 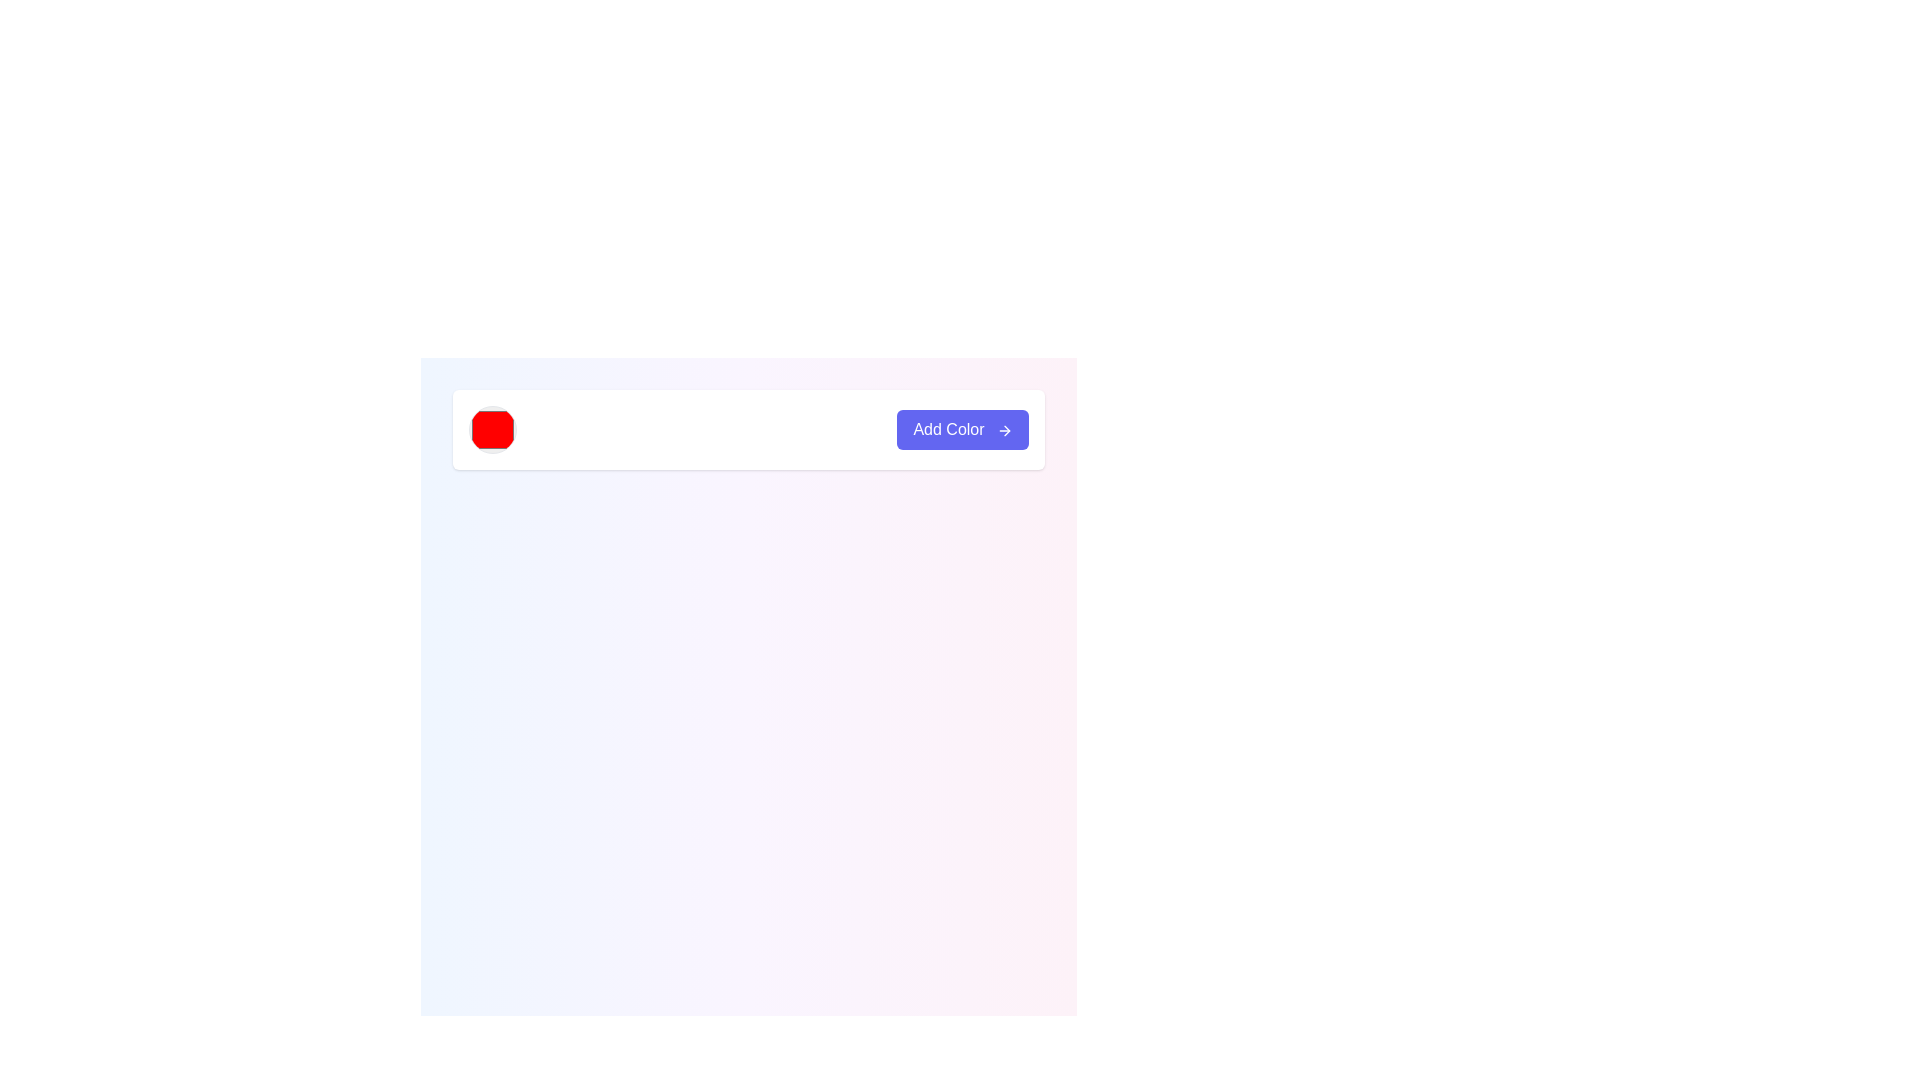 What do you see at coordinates (1007, 429) in the screenshot?
I see `the 'Add Color' button which contains a rightward-pointing arrow SVG element` at bounding box center [1007, 429].